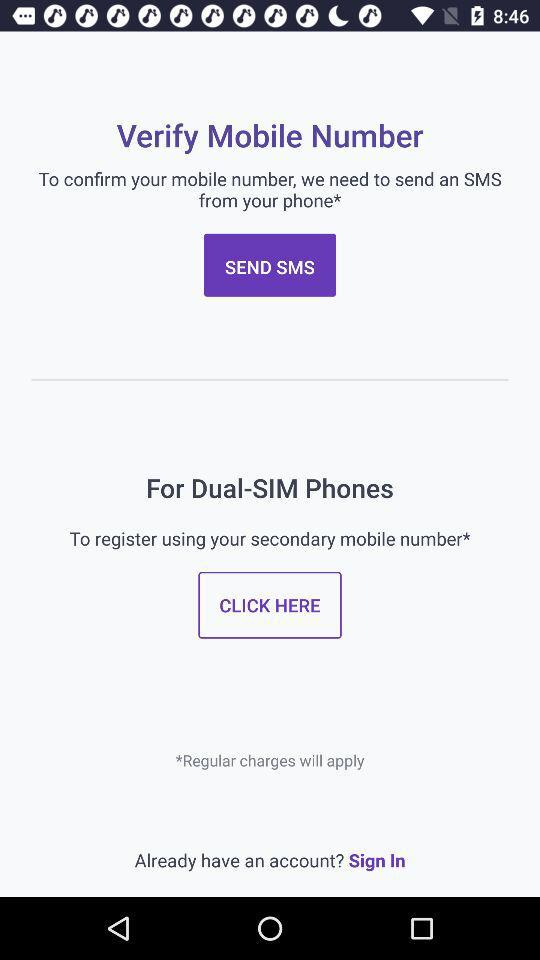 The width and height of the screenshot is (540, 960). I want to click on click here icon, so click(270, 604).